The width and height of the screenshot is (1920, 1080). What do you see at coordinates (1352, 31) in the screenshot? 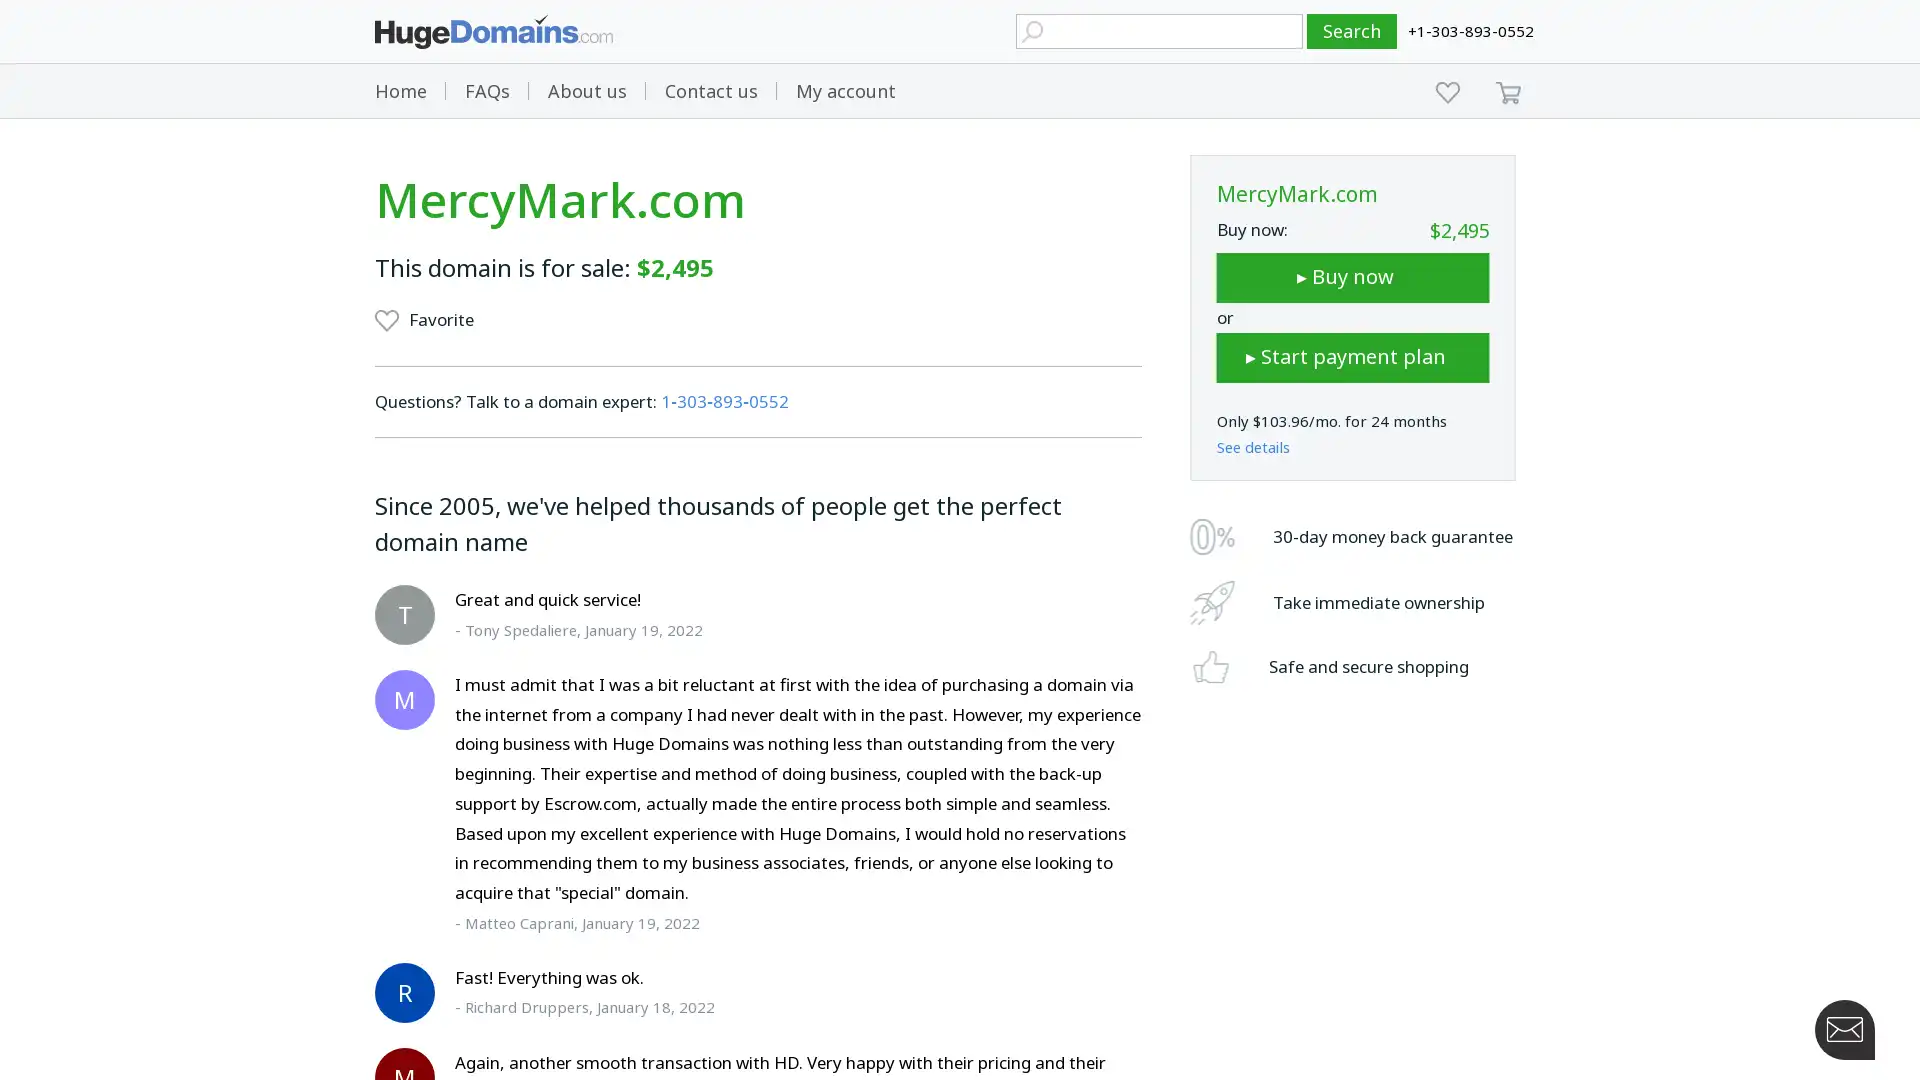
I see `Search` at bounding box center [1352, 31].